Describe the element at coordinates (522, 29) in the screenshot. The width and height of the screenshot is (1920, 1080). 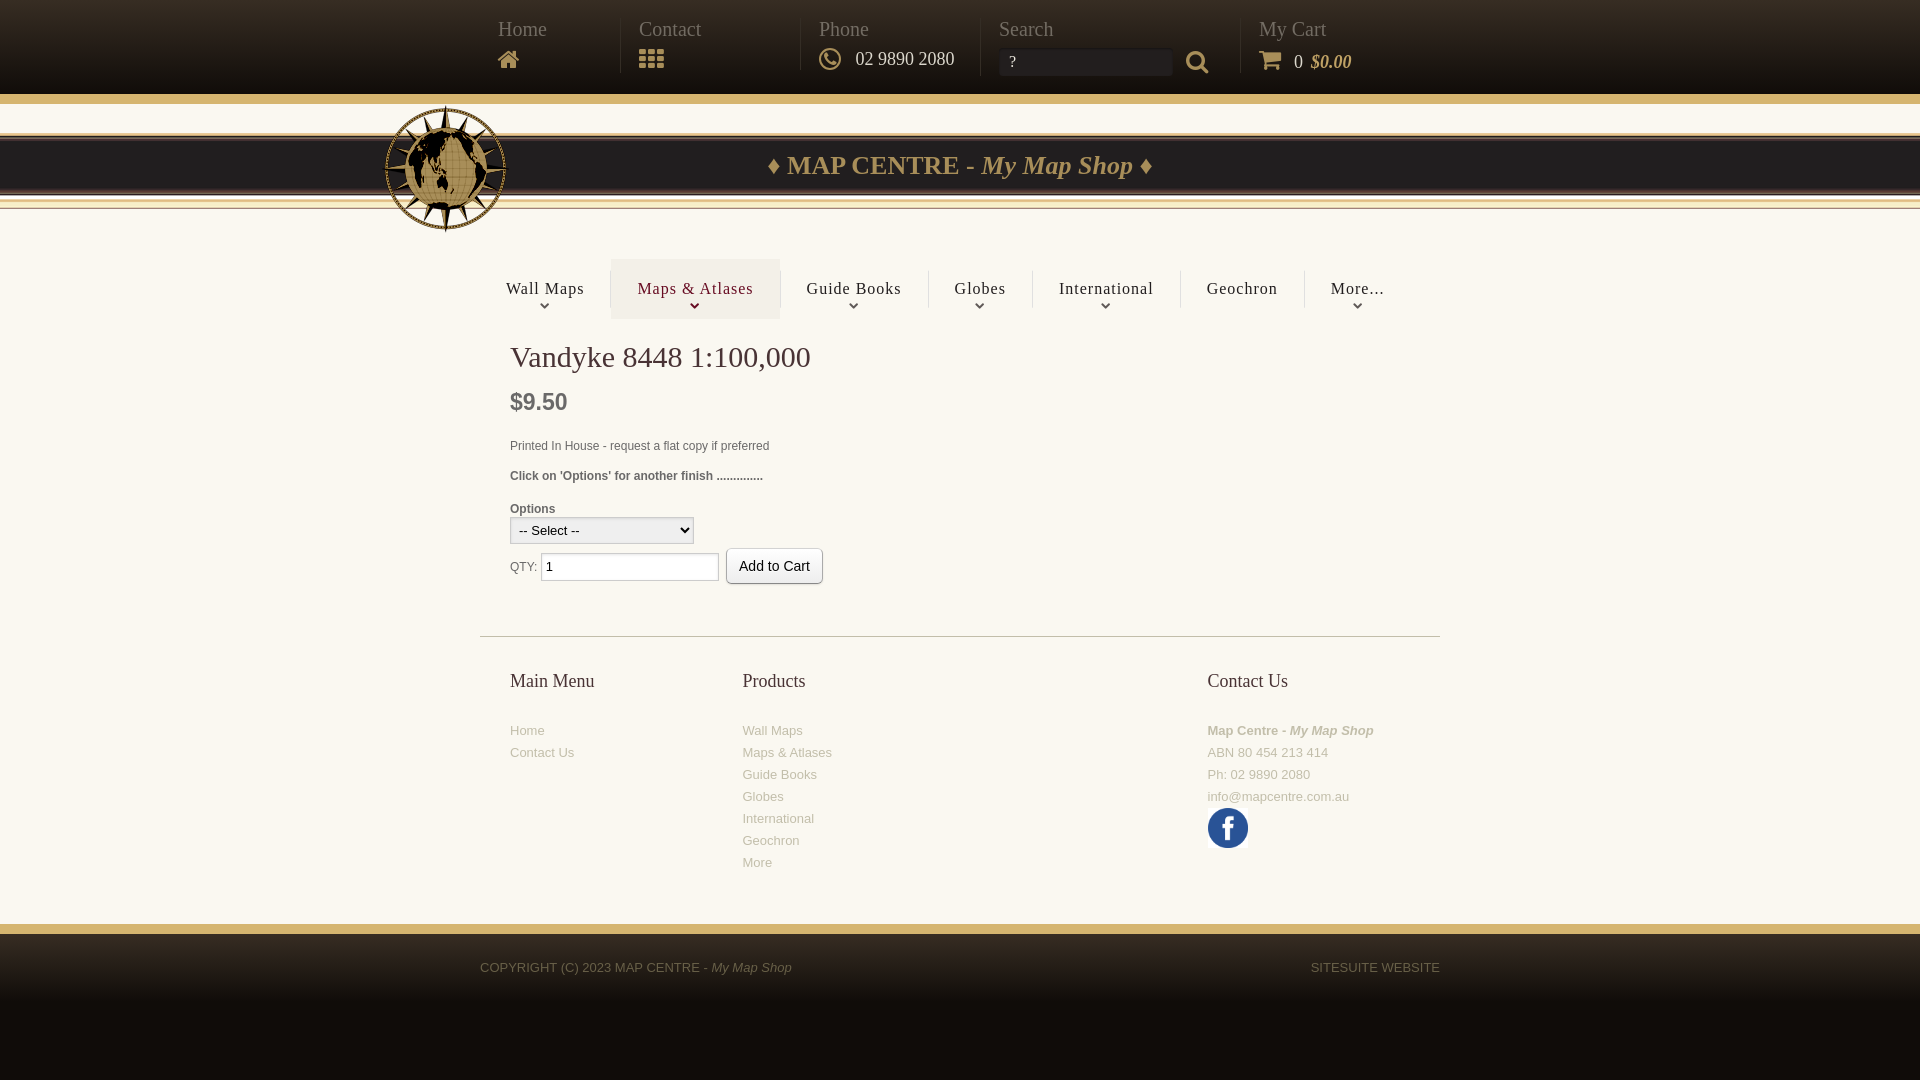
I see `'Home'` at that location.